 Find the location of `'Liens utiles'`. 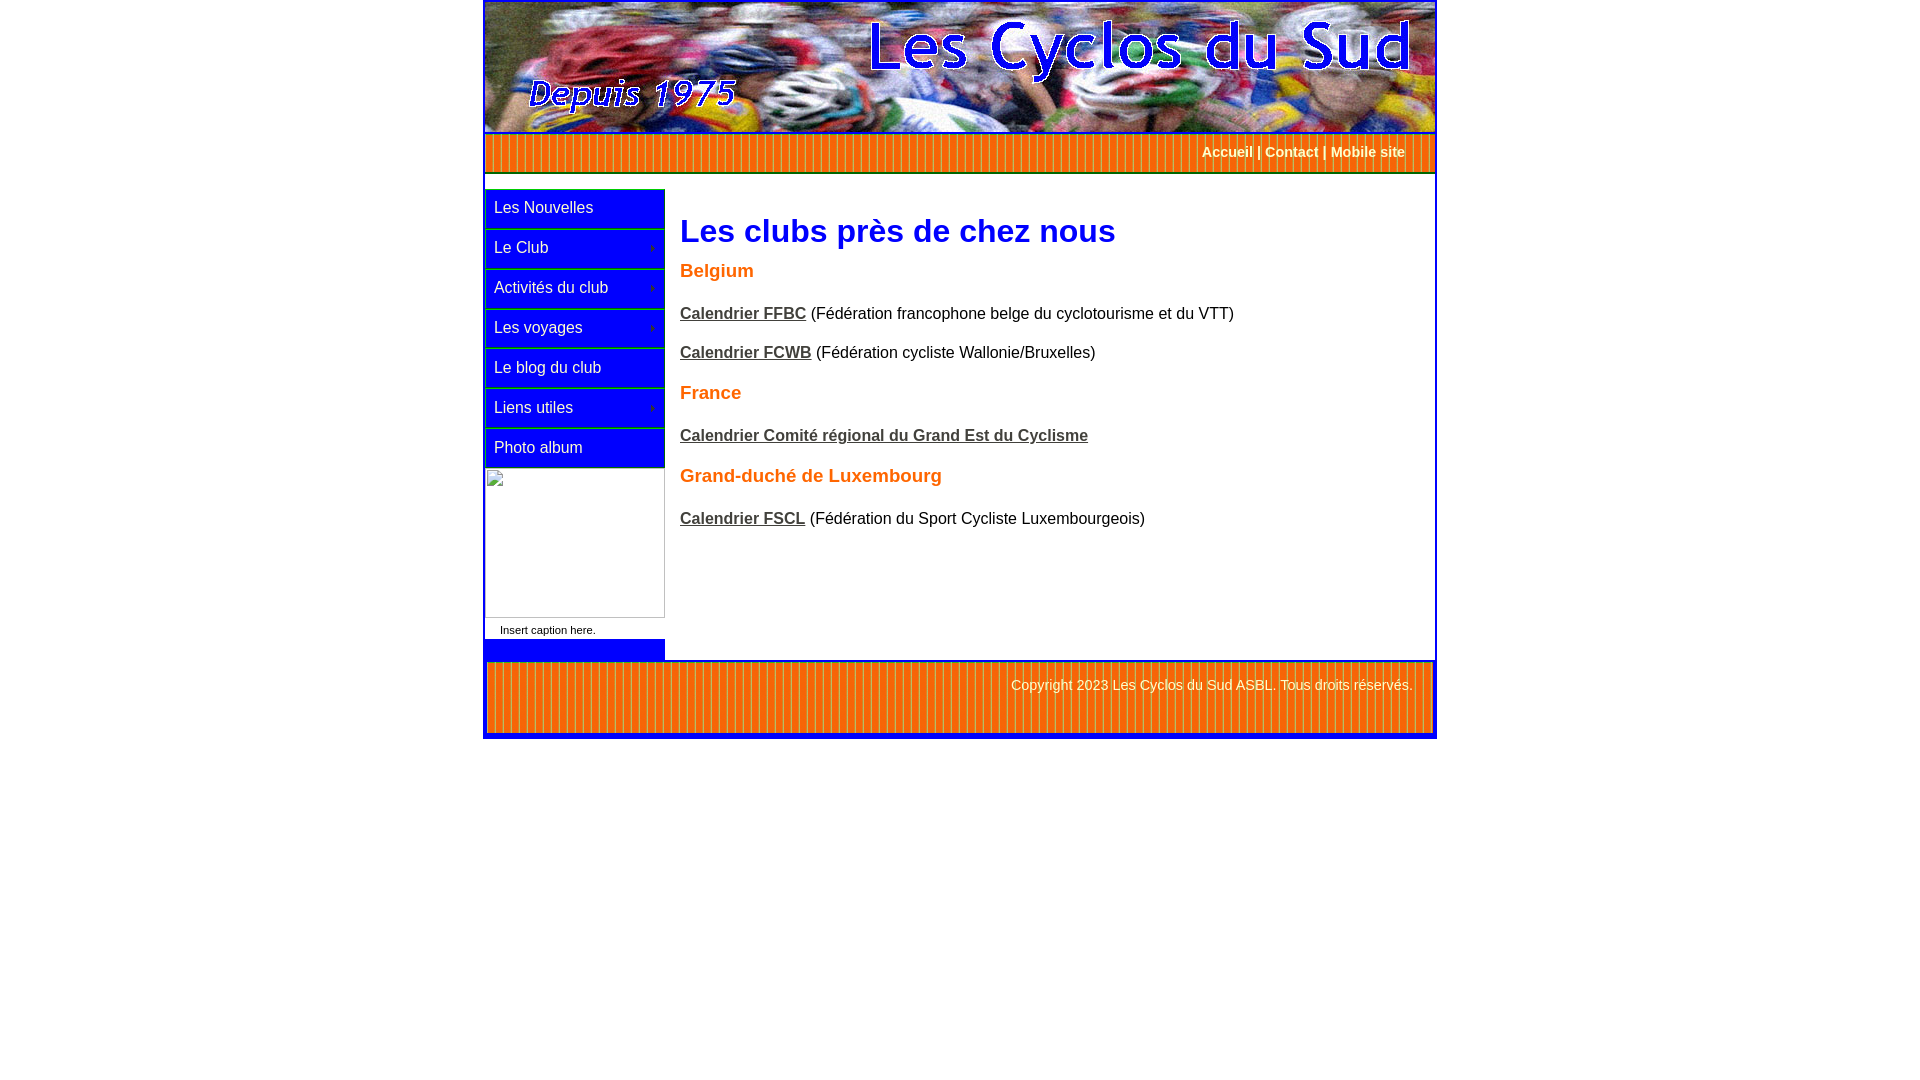

'Liens utiles' is located at coordinates (574, 407).